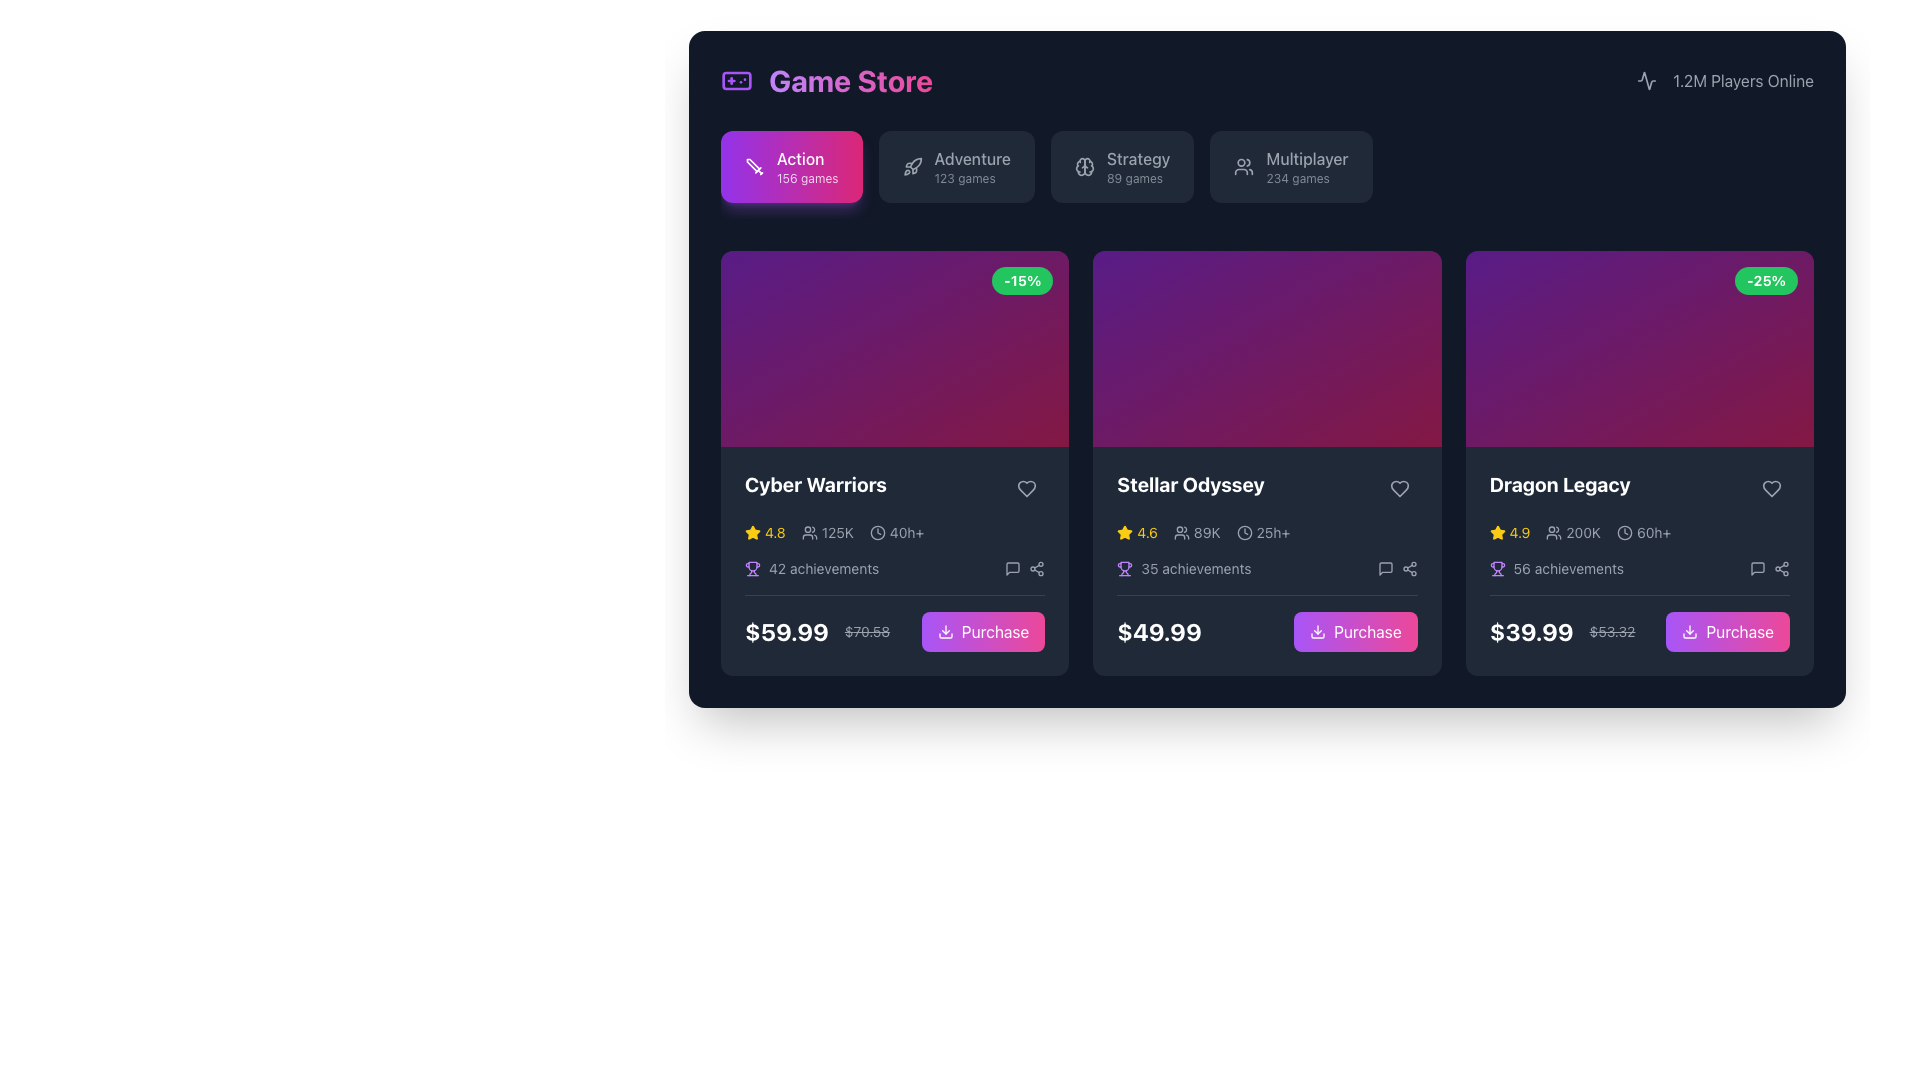 Image resolution: width=1920 pixels, height=1080 pixels. What do you see at coordinates (1125, 568) in the screenshot?
I see `the decorative trophy icon representing achievements for the game 'Stellar Odyssey', which is located to the left of the text '35 achievements'` at bounding box center [1125, 568].